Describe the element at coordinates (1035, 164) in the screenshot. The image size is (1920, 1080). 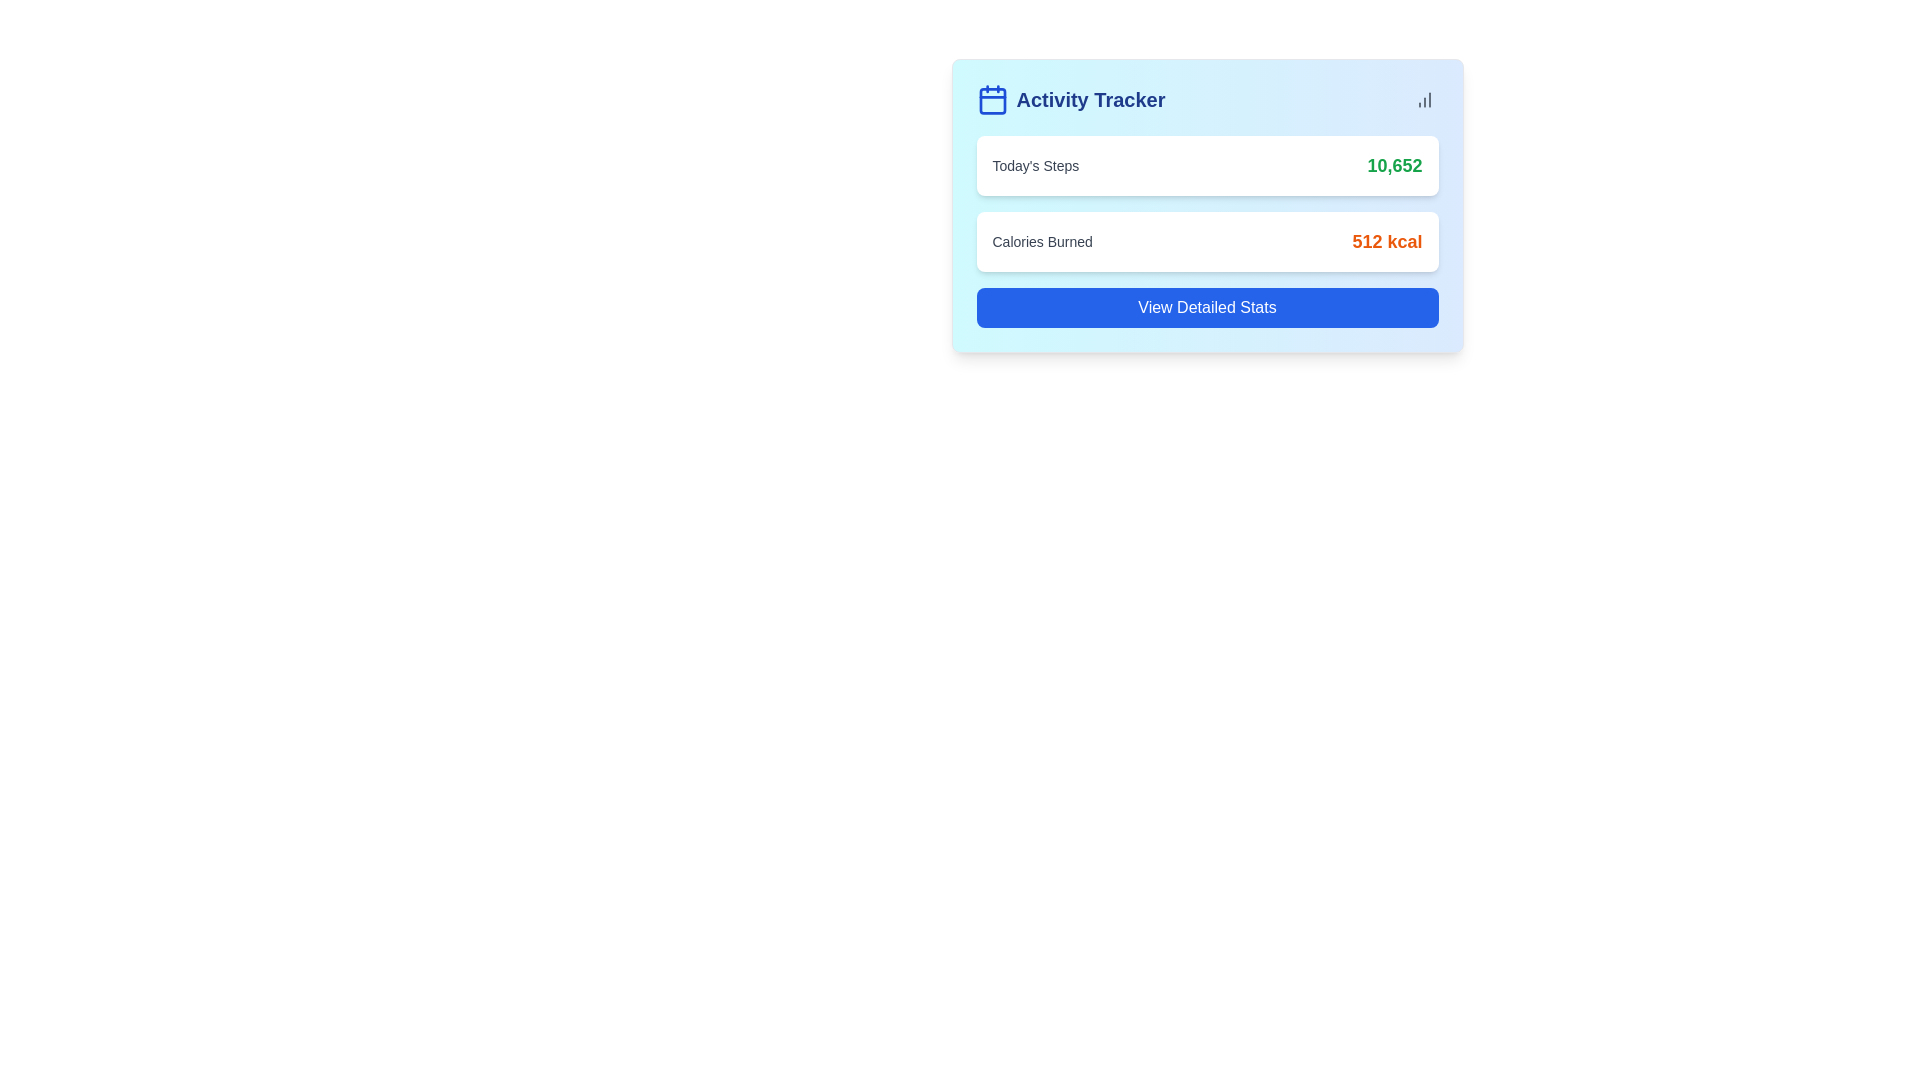
I see `the text label displaying 'Today's Steps', which is located in the upper-left portion of a white rounded card, adjacent to the numerical value '10,652'` at that location.